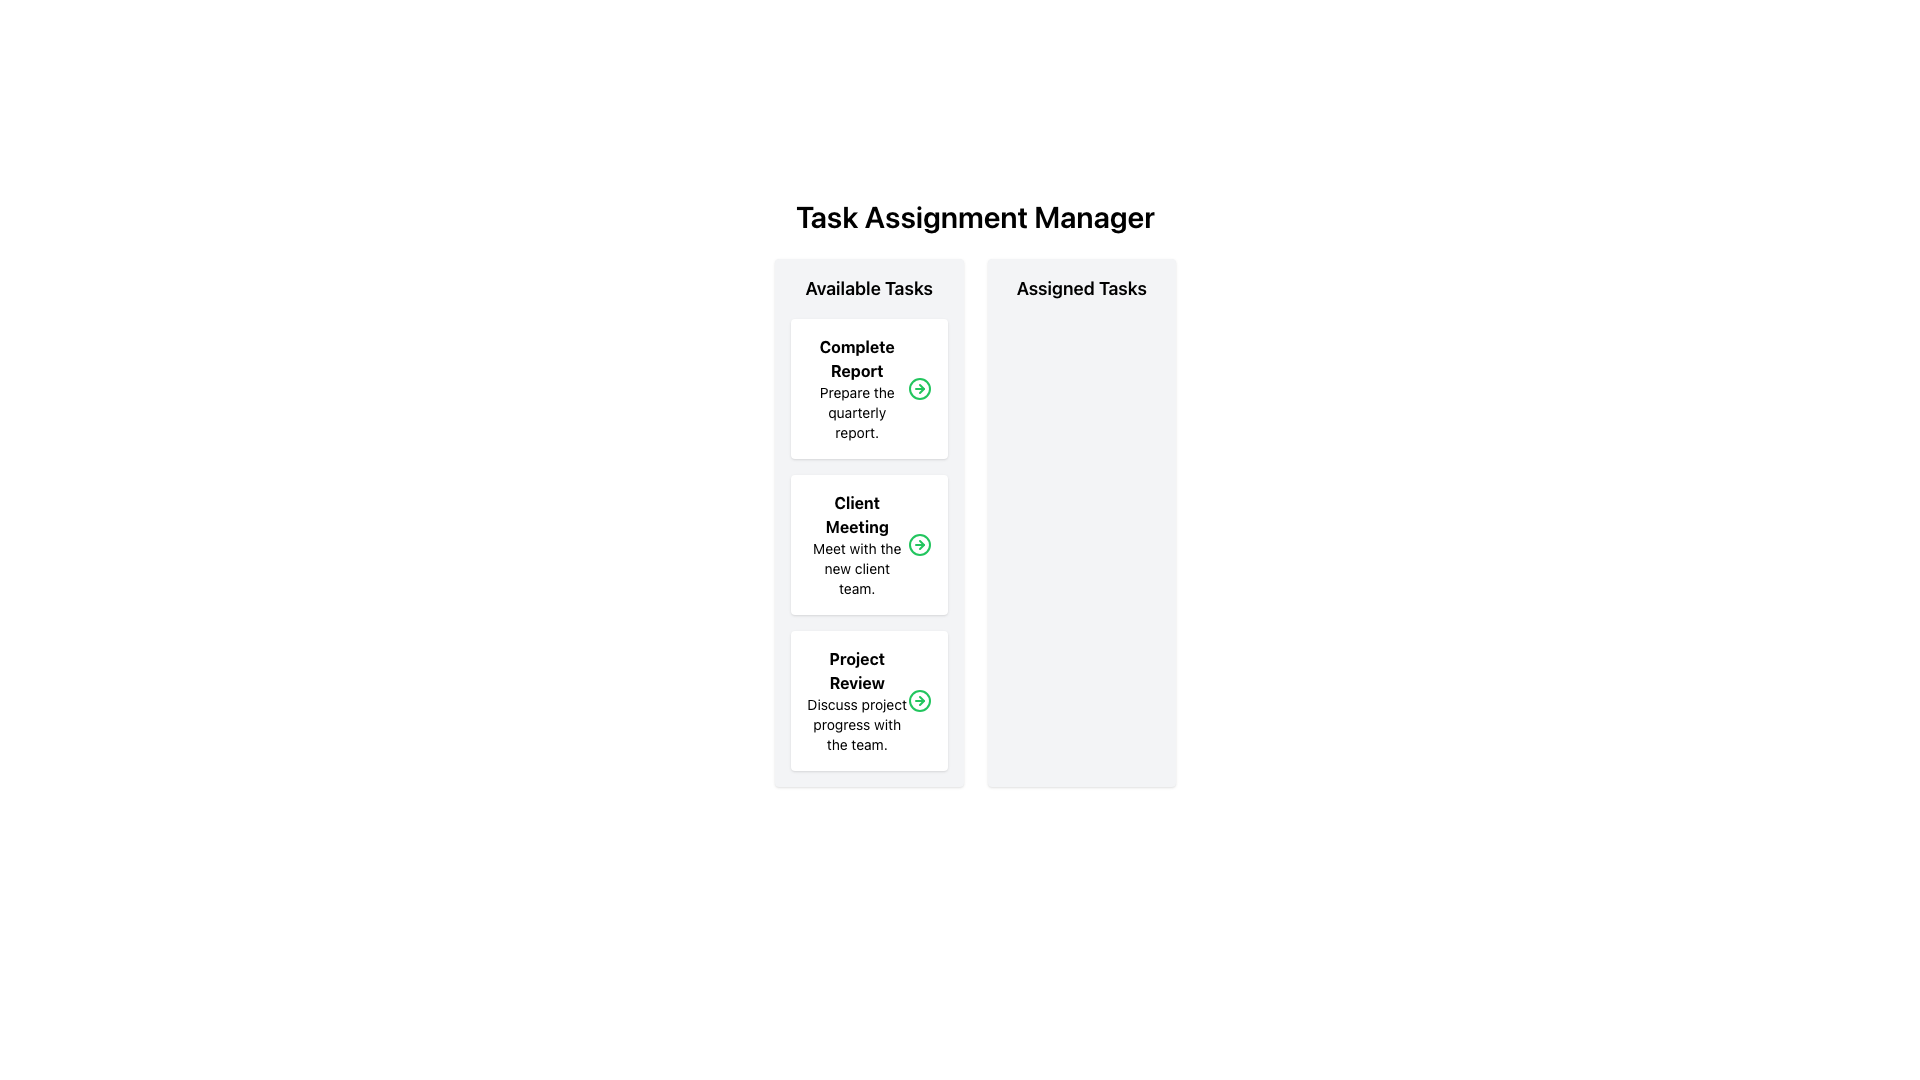 This screenshot has height=1080, width=1920. I want to click on the green circular interactive icon with a rightward arrow located at the right end of the 'Complete Report' task card, so click(918, 389).